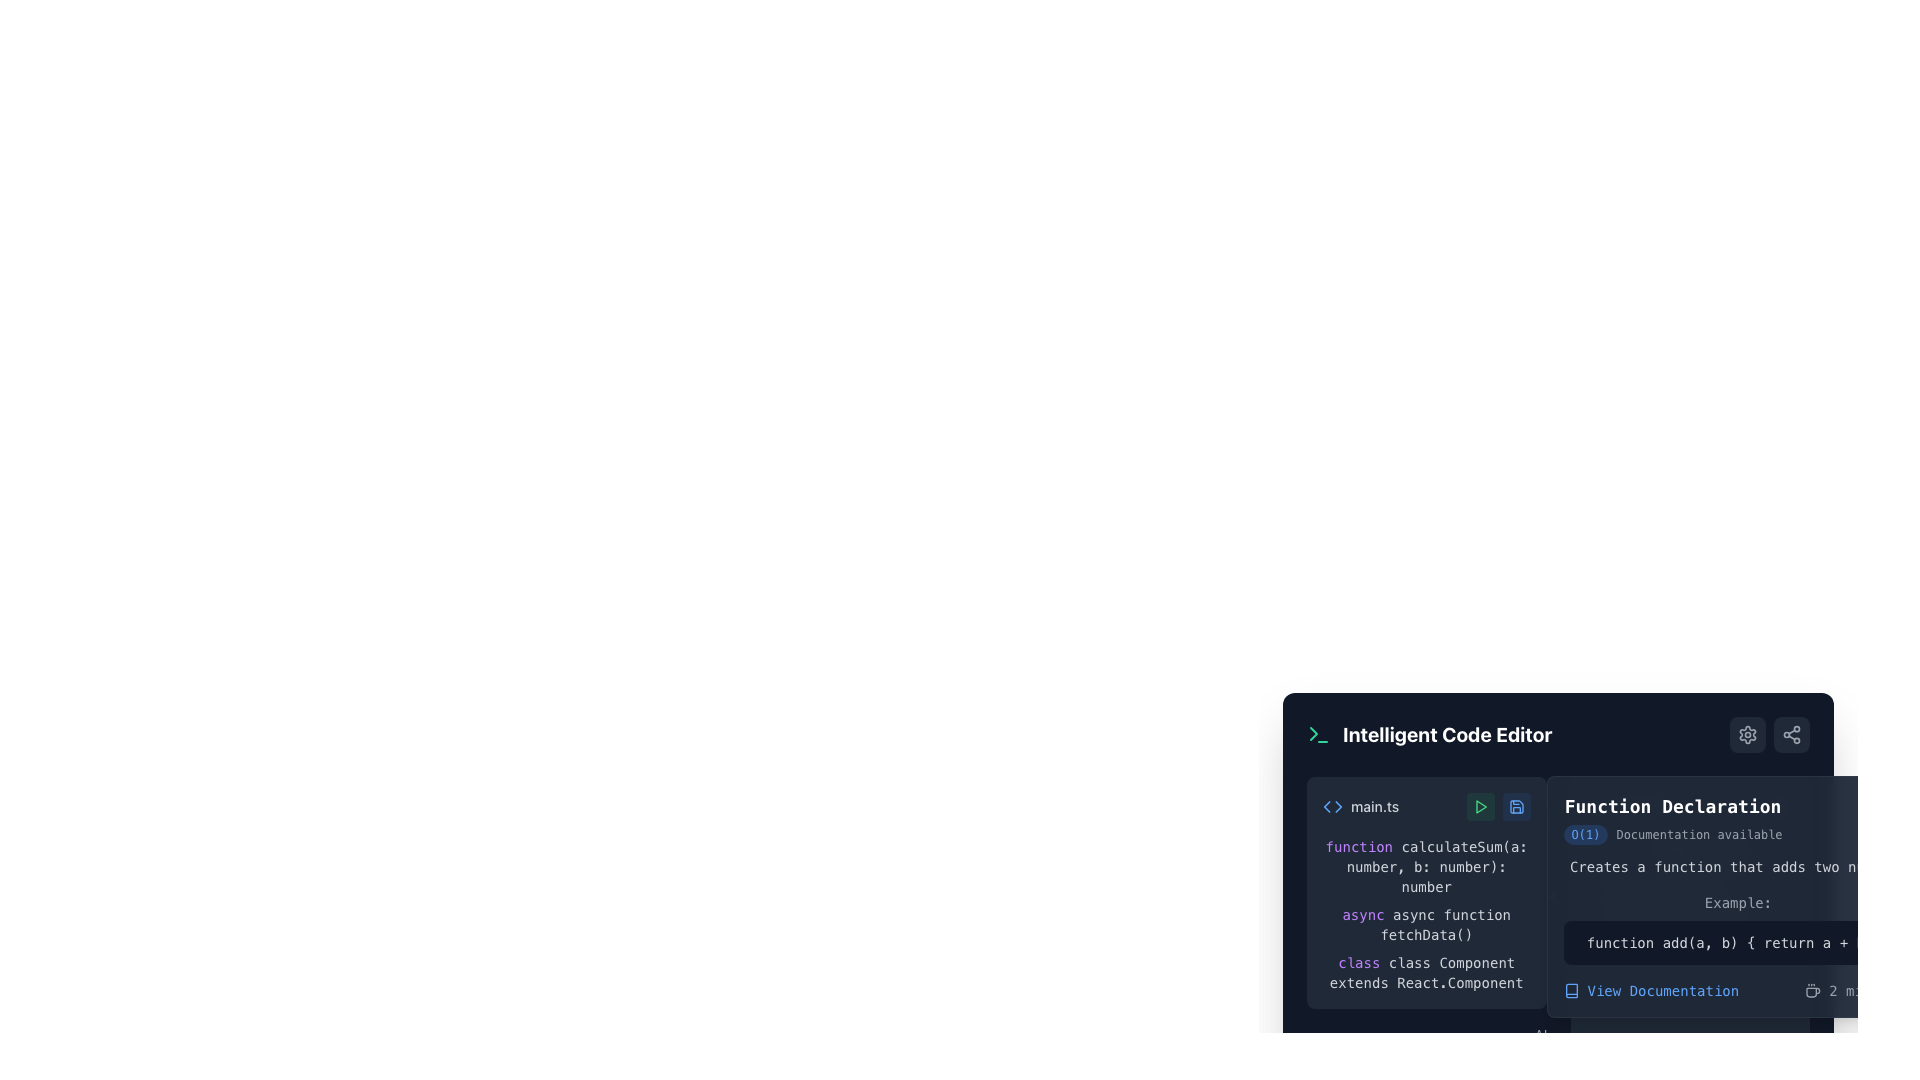 The height and width of the screenshot is (1080, 1920). What do you see at coordinates (1737, 942) in the screenshot?
I see `example JavaScript function text content located within a dark gray rounded rectangle on the right side of the interface` at bounding box center [1737, 942].